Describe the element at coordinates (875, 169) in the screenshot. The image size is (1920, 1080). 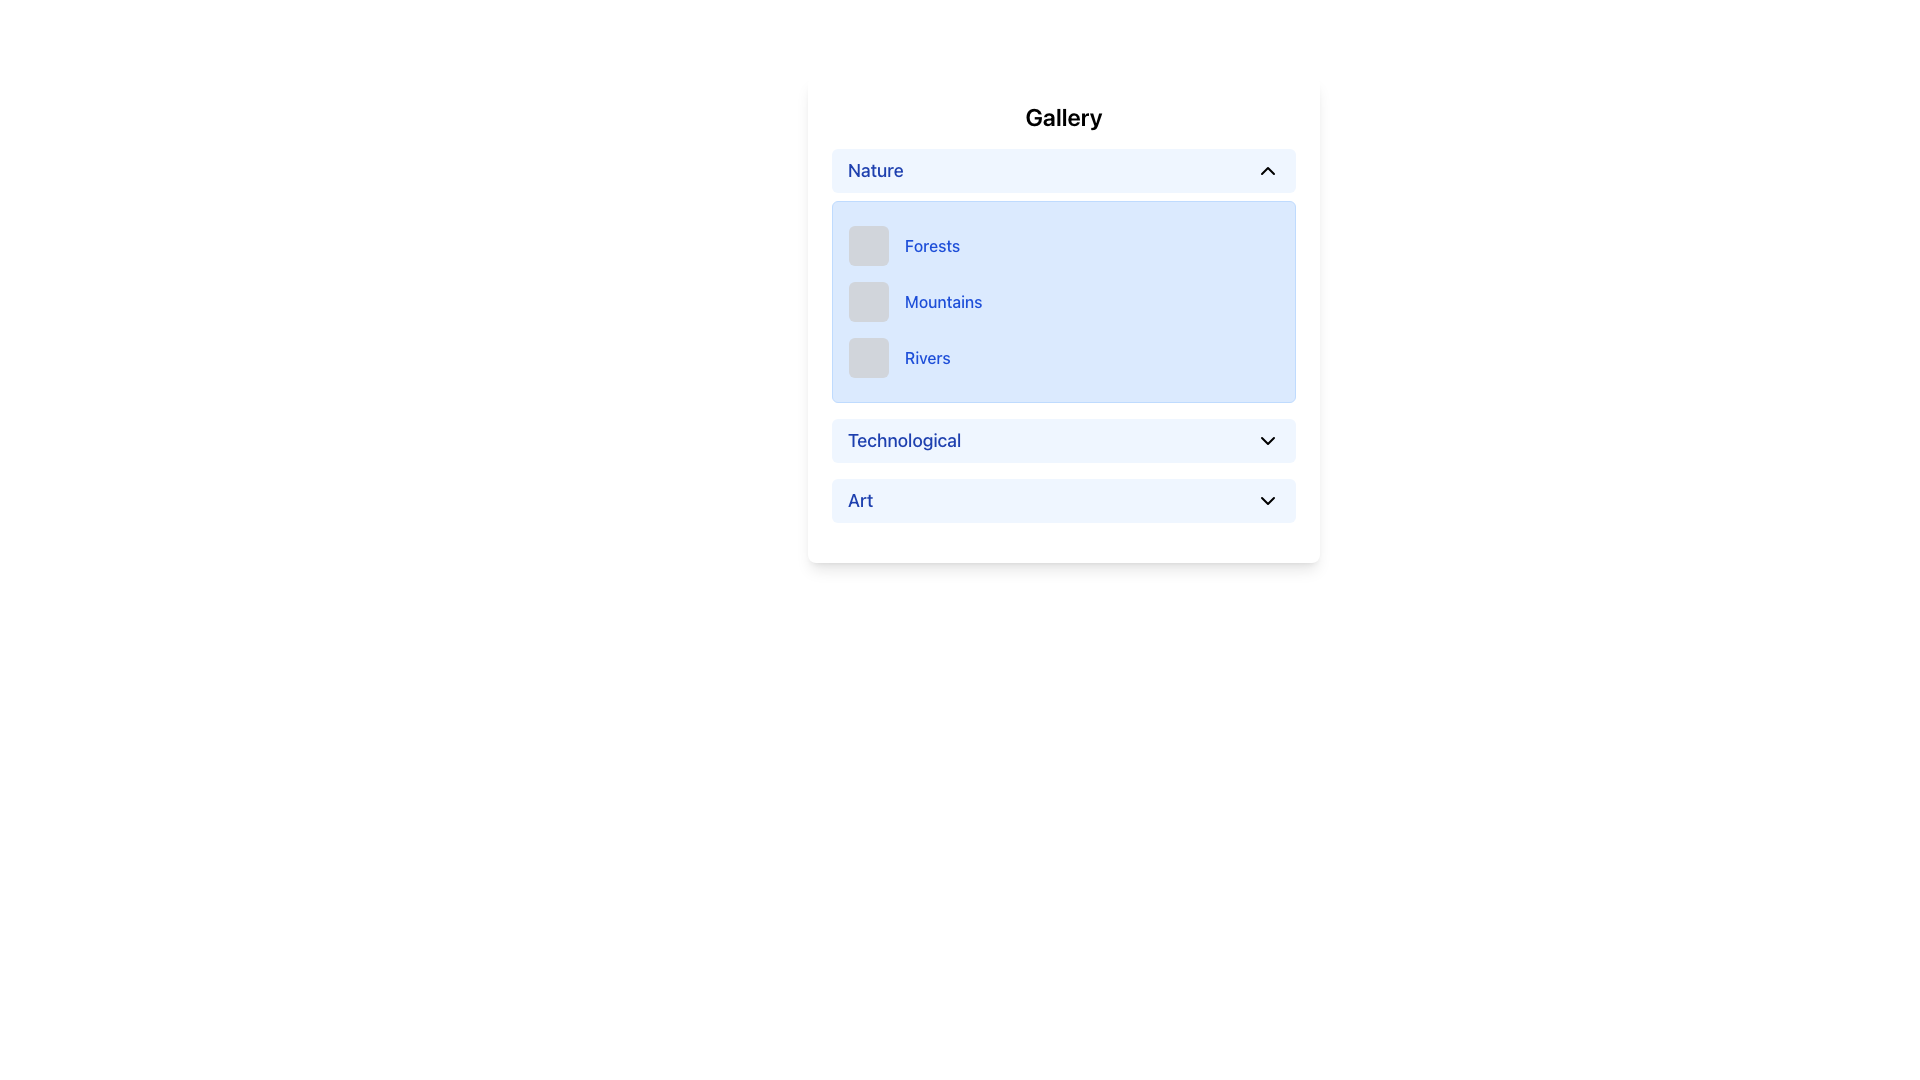
I see `the Text Label that serves as a header for the collapsible section related to 'Nature', located under the 'Gallery' header` at that location.